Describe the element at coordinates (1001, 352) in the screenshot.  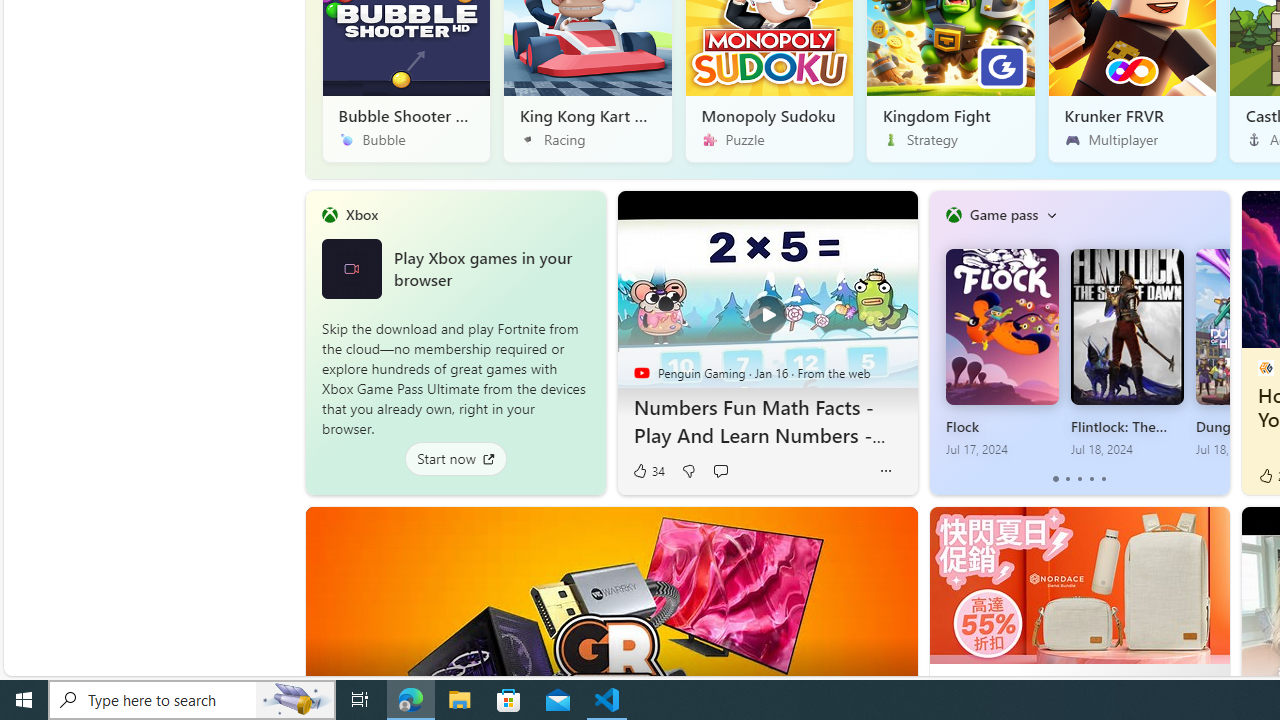
I see `'Flock Jul 17, 2024'` at that location.